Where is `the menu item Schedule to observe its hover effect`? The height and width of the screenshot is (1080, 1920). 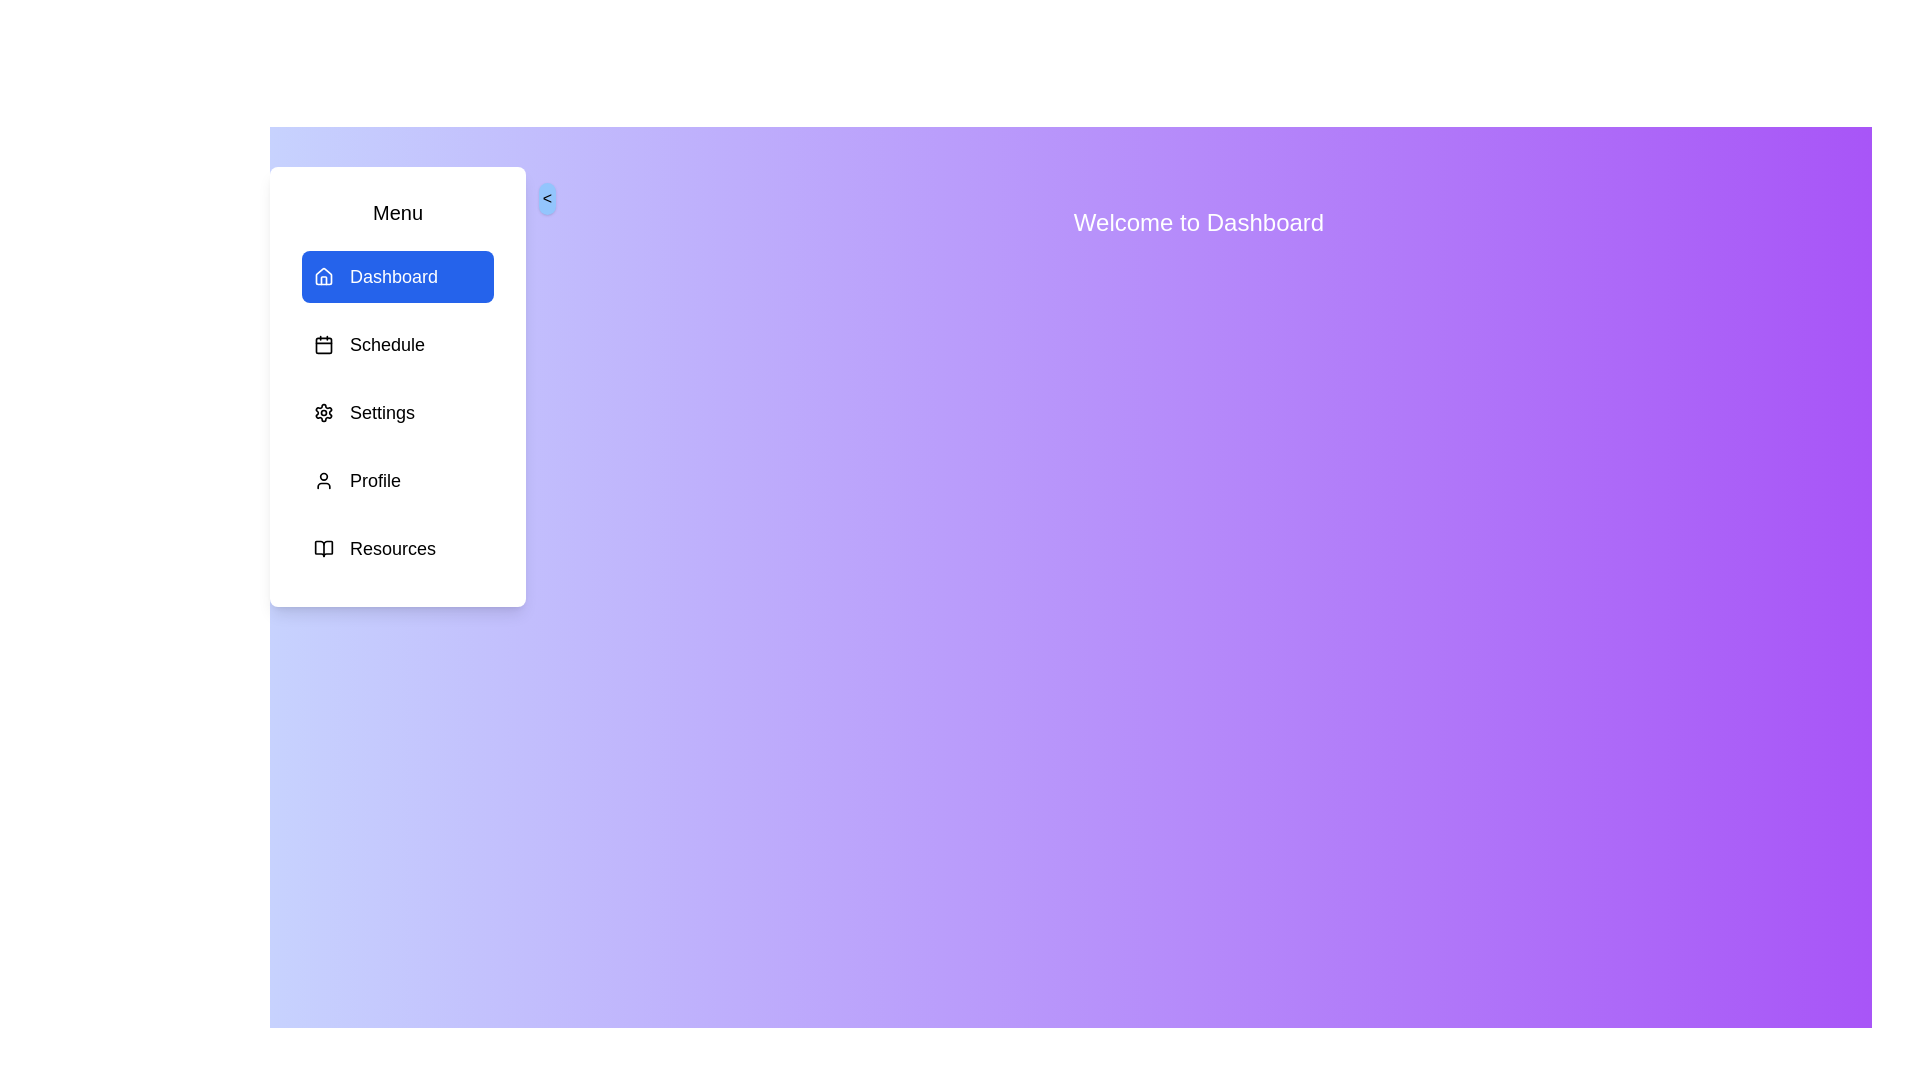 the menu item Schedule to observe its hover effect is located at coordinates (398, 343).